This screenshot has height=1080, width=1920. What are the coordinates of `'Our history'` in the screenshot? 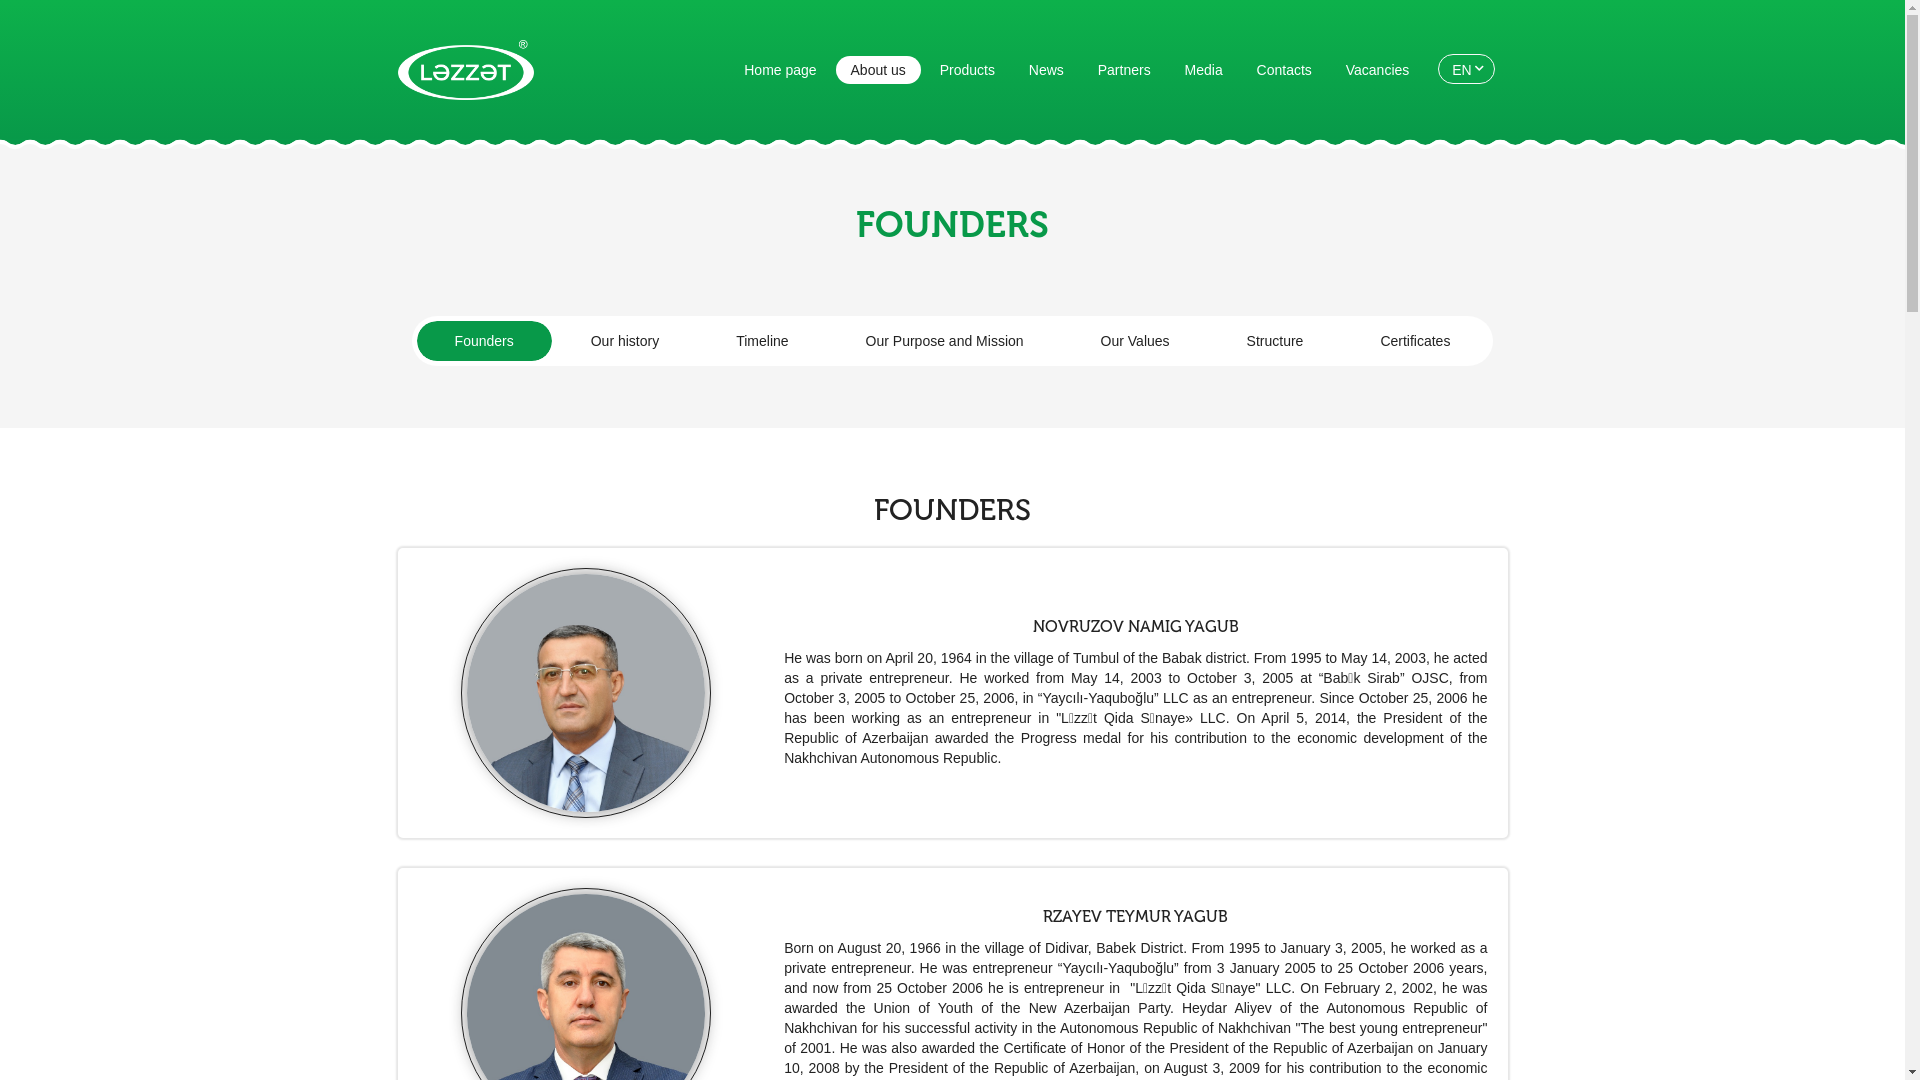 It's located at (623, 339).